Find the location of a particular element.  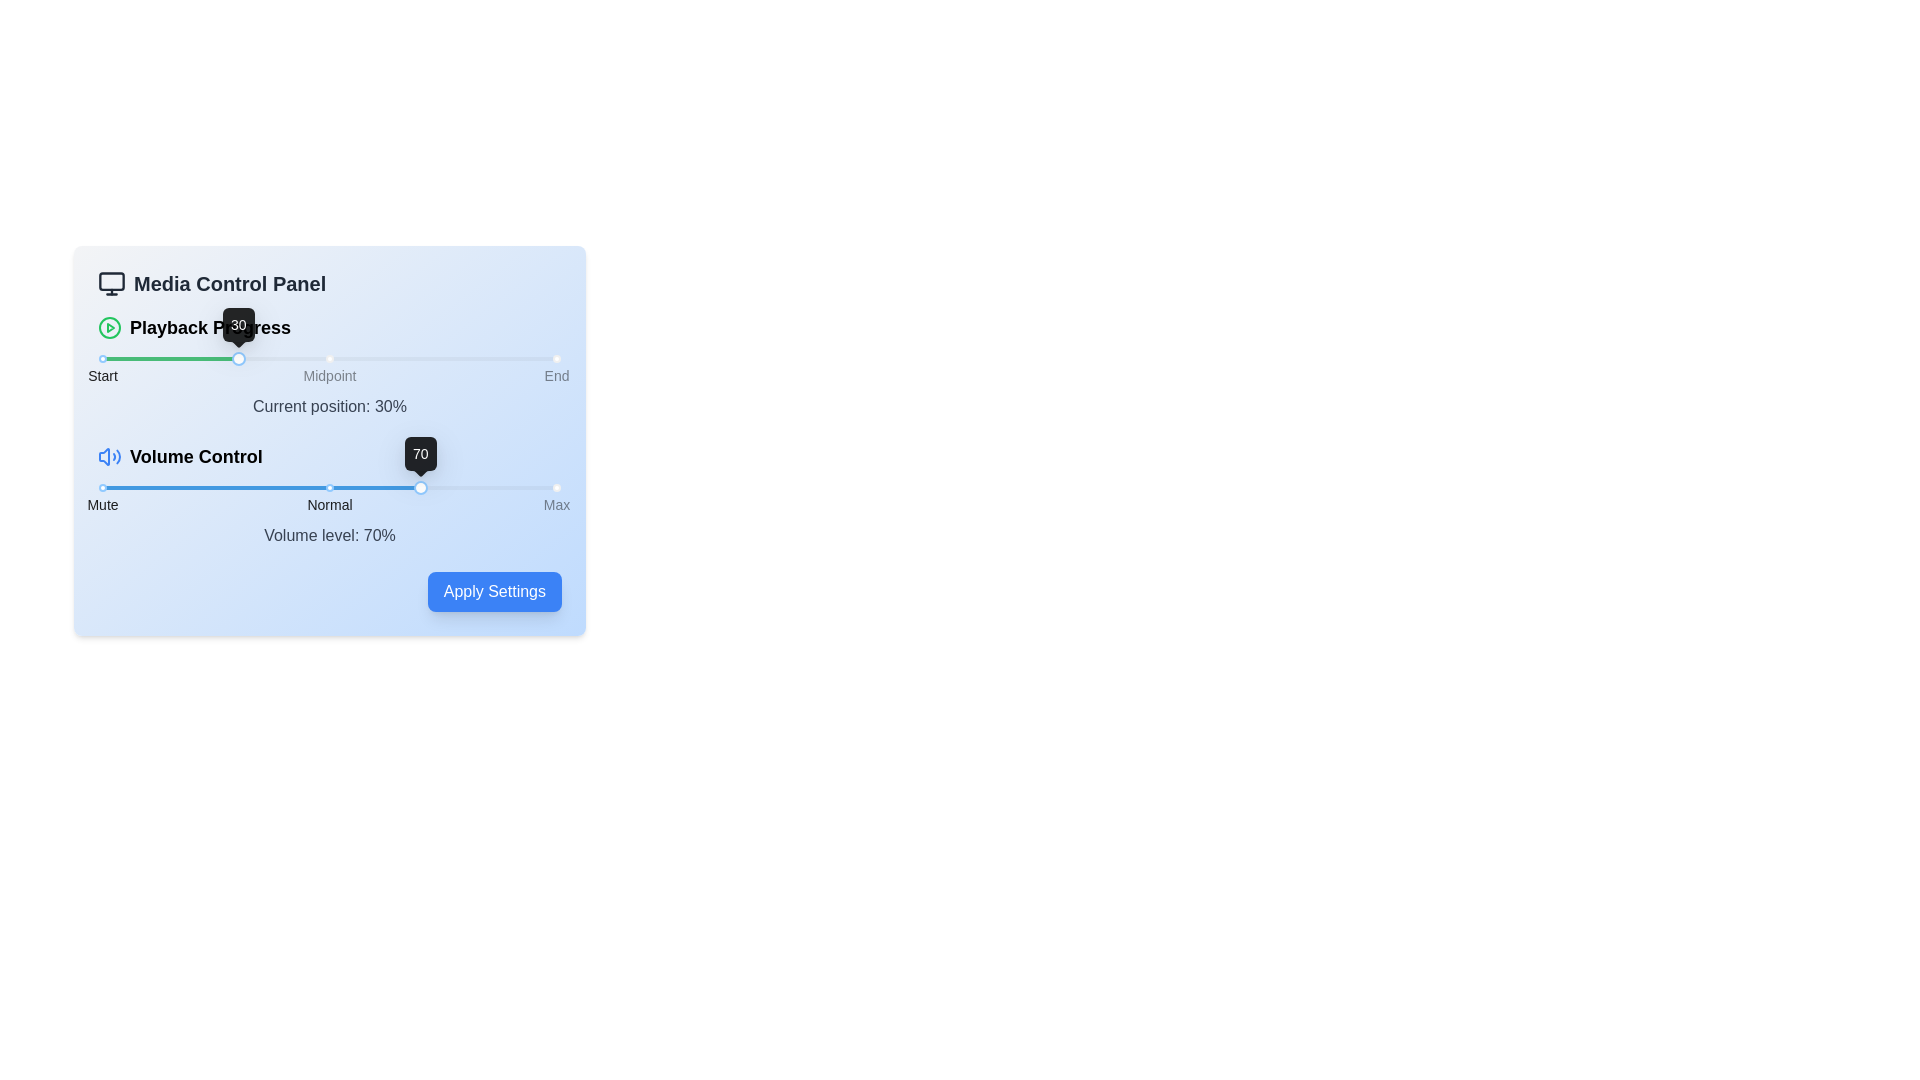

the black computer monitor icon located at the far left of the 'Media Control Panel' header, next to the label 'Media Control Panel' is located at coordinates (110, 284).